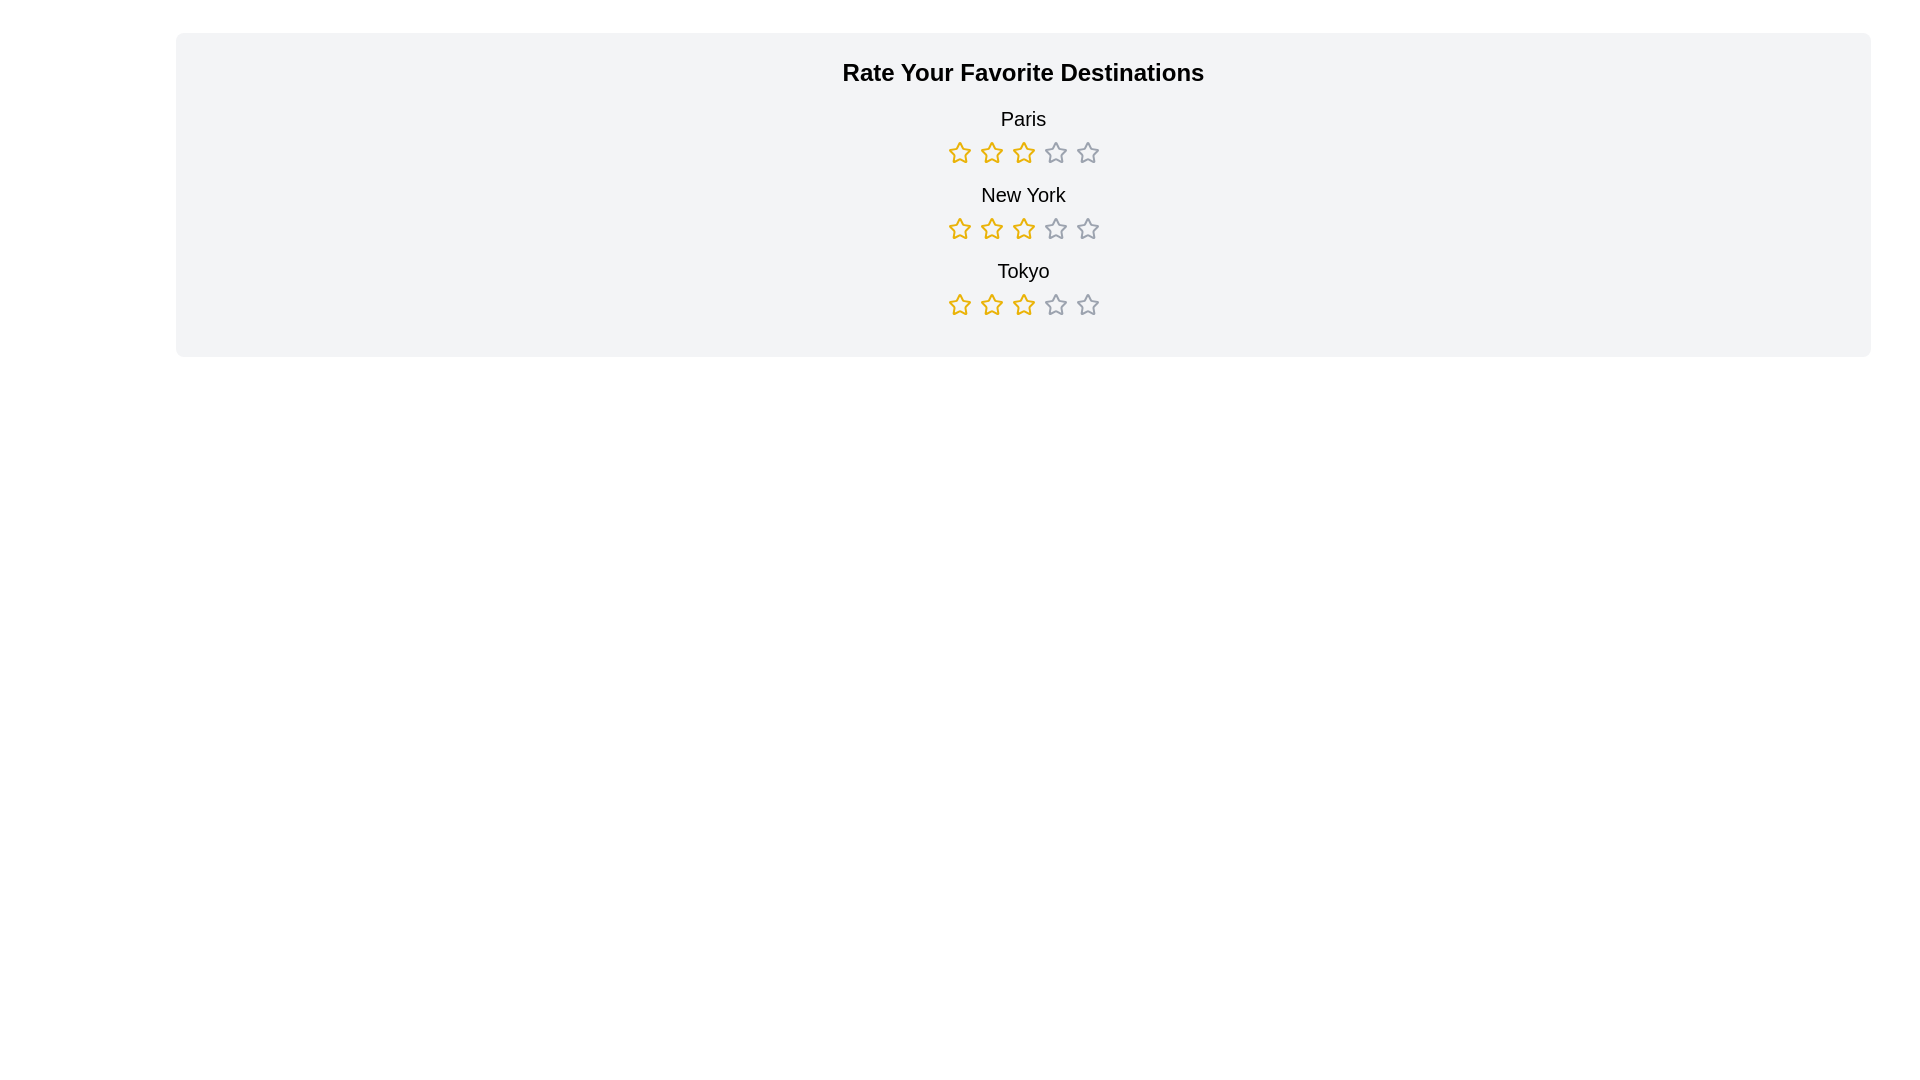  I want to click on the interactive star icon positioned in the first row for the 'Paris' rating, so click(1054, 152).